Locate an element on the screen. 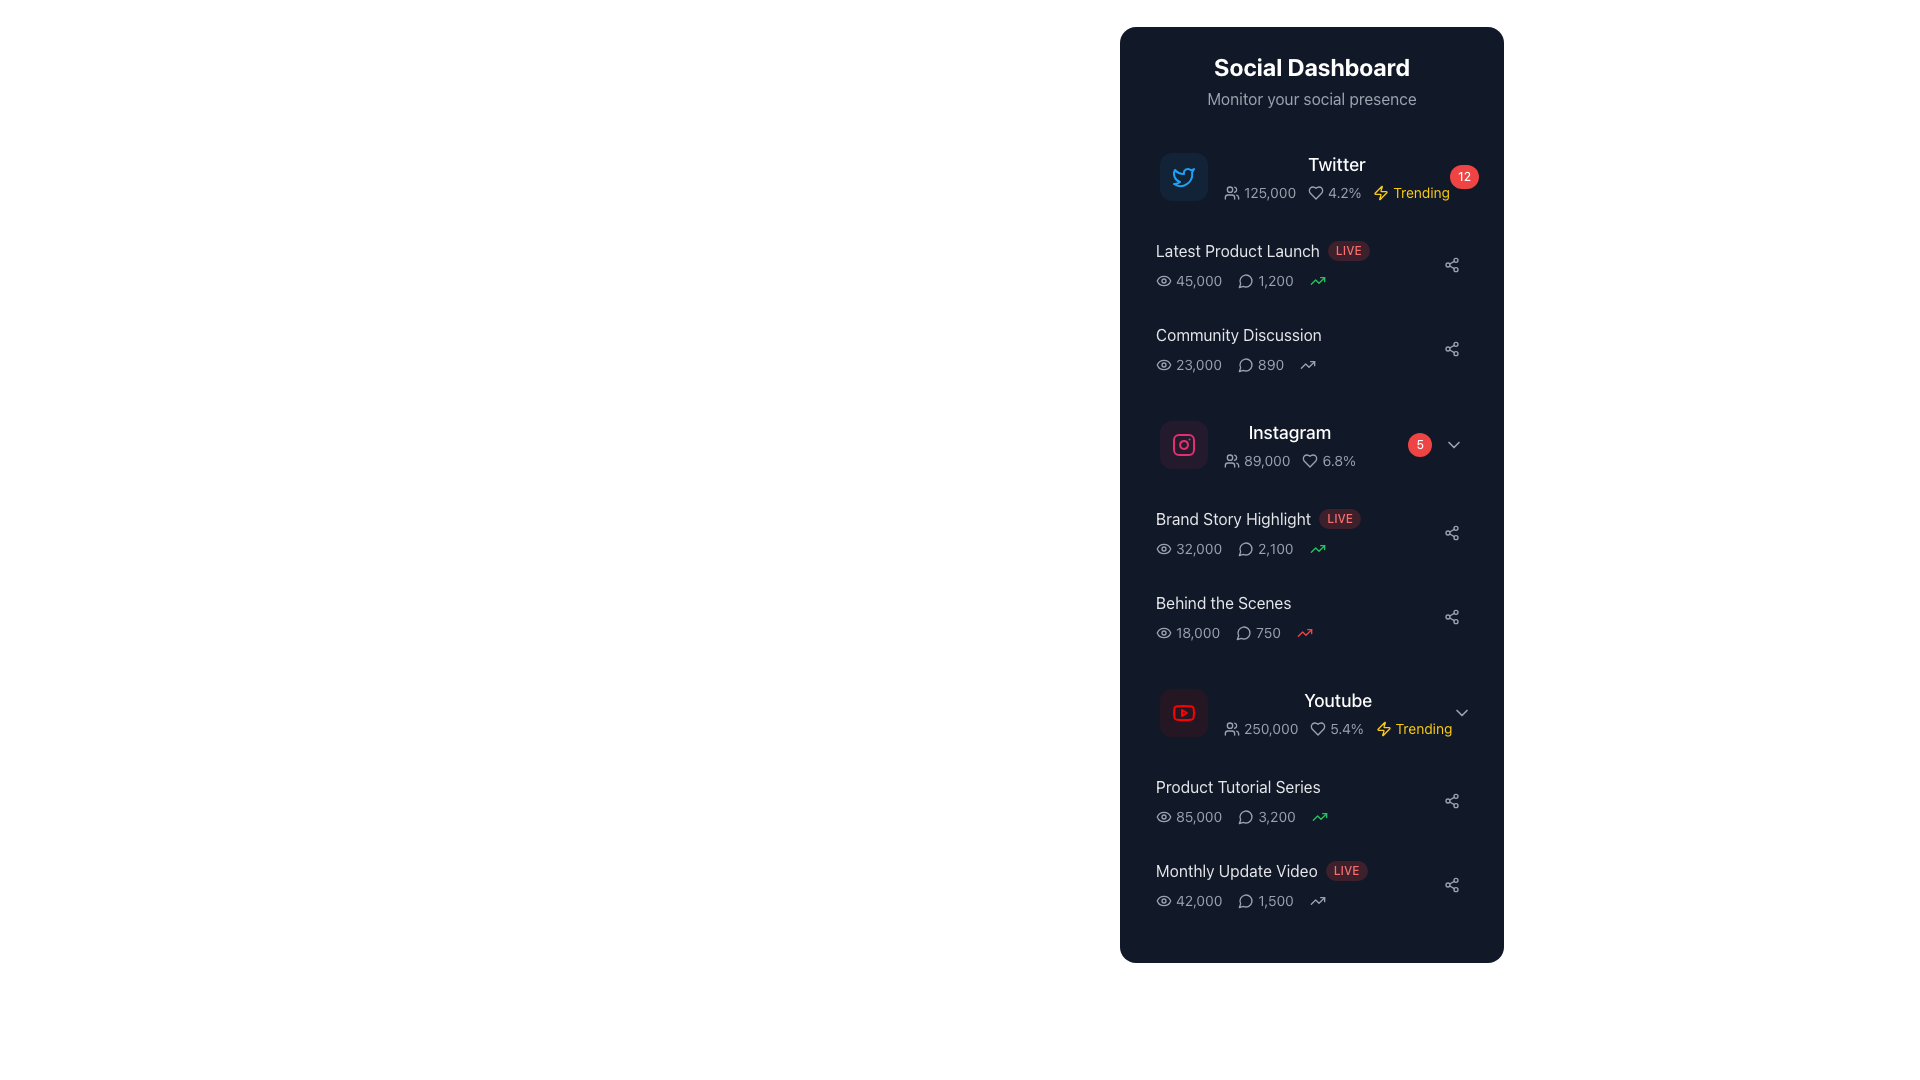 This screenshot has width=1920, height=1080. the Text Label displaying the numerical value indicating the count of views in the 'Behind the Scenes' section, located between an eye icon and another numeric label showing '750' is located at coordinates (1188, 632).